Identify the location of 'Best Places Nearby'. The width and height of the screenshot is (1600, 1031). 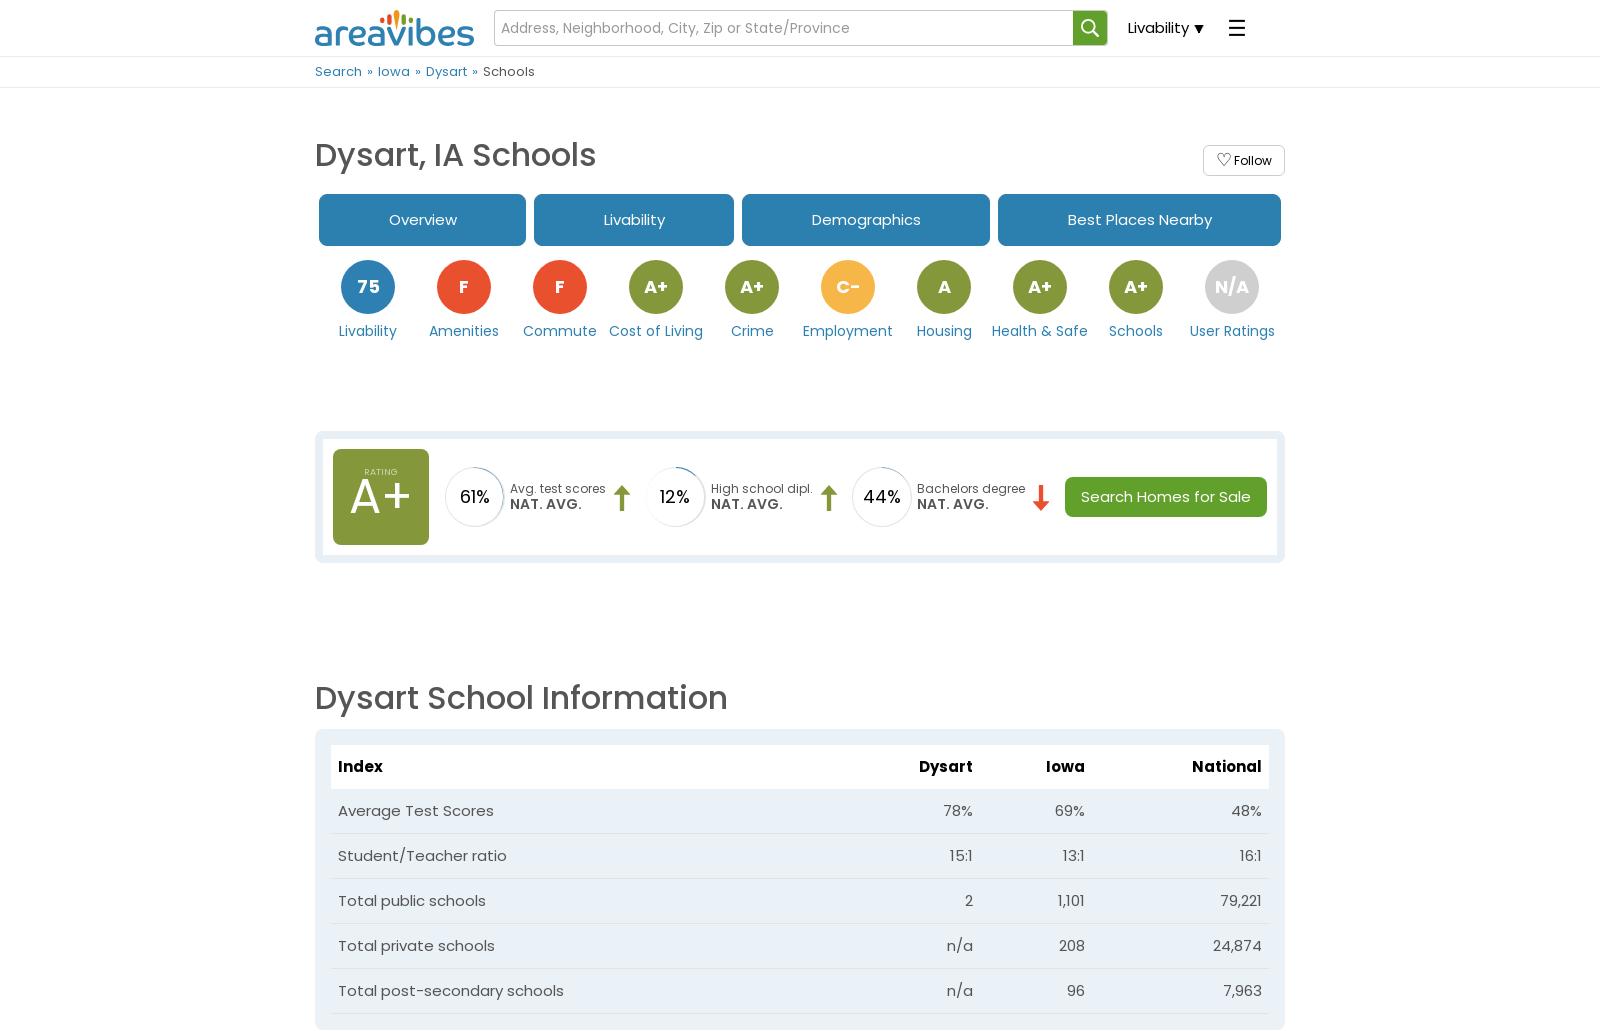
(1139, 219).